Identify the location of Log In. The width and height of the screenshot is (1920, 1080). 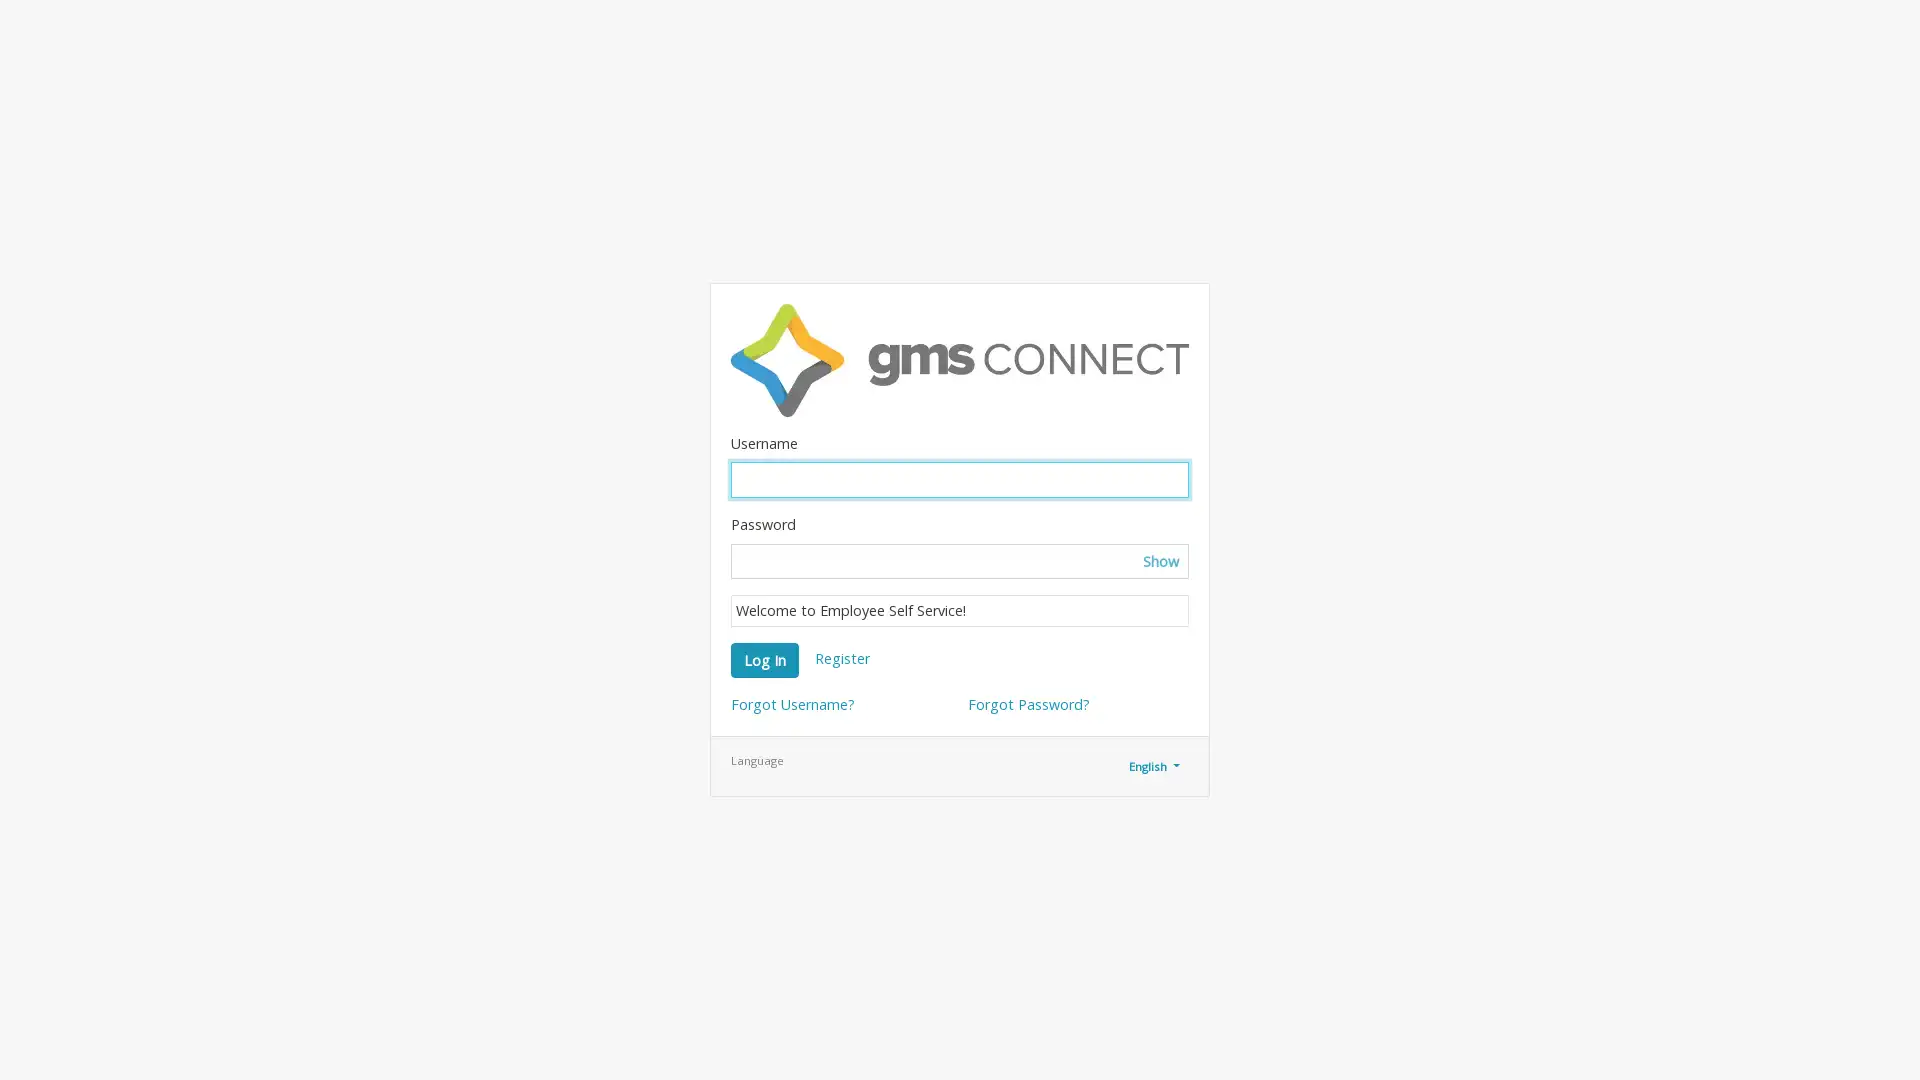
(763, 659).